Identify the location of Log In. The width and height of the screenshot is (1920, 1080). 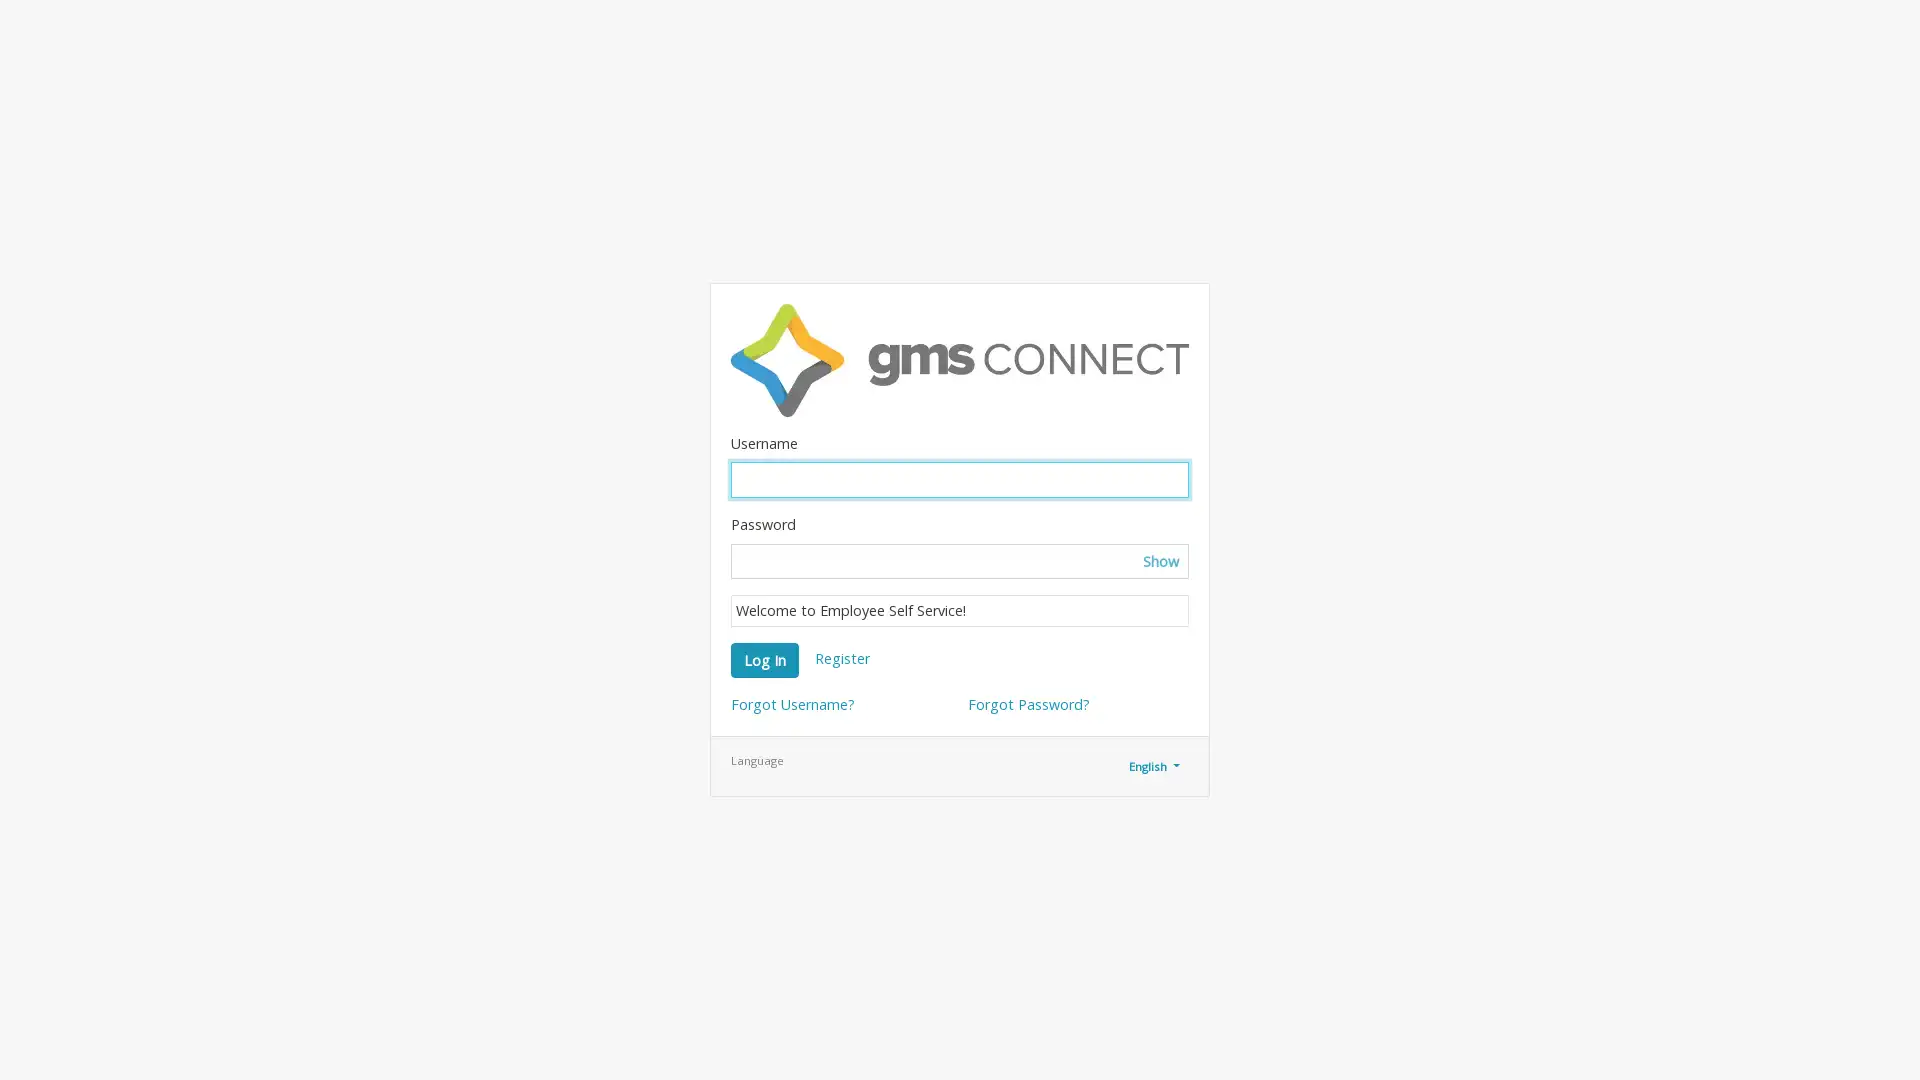
(763, 659).